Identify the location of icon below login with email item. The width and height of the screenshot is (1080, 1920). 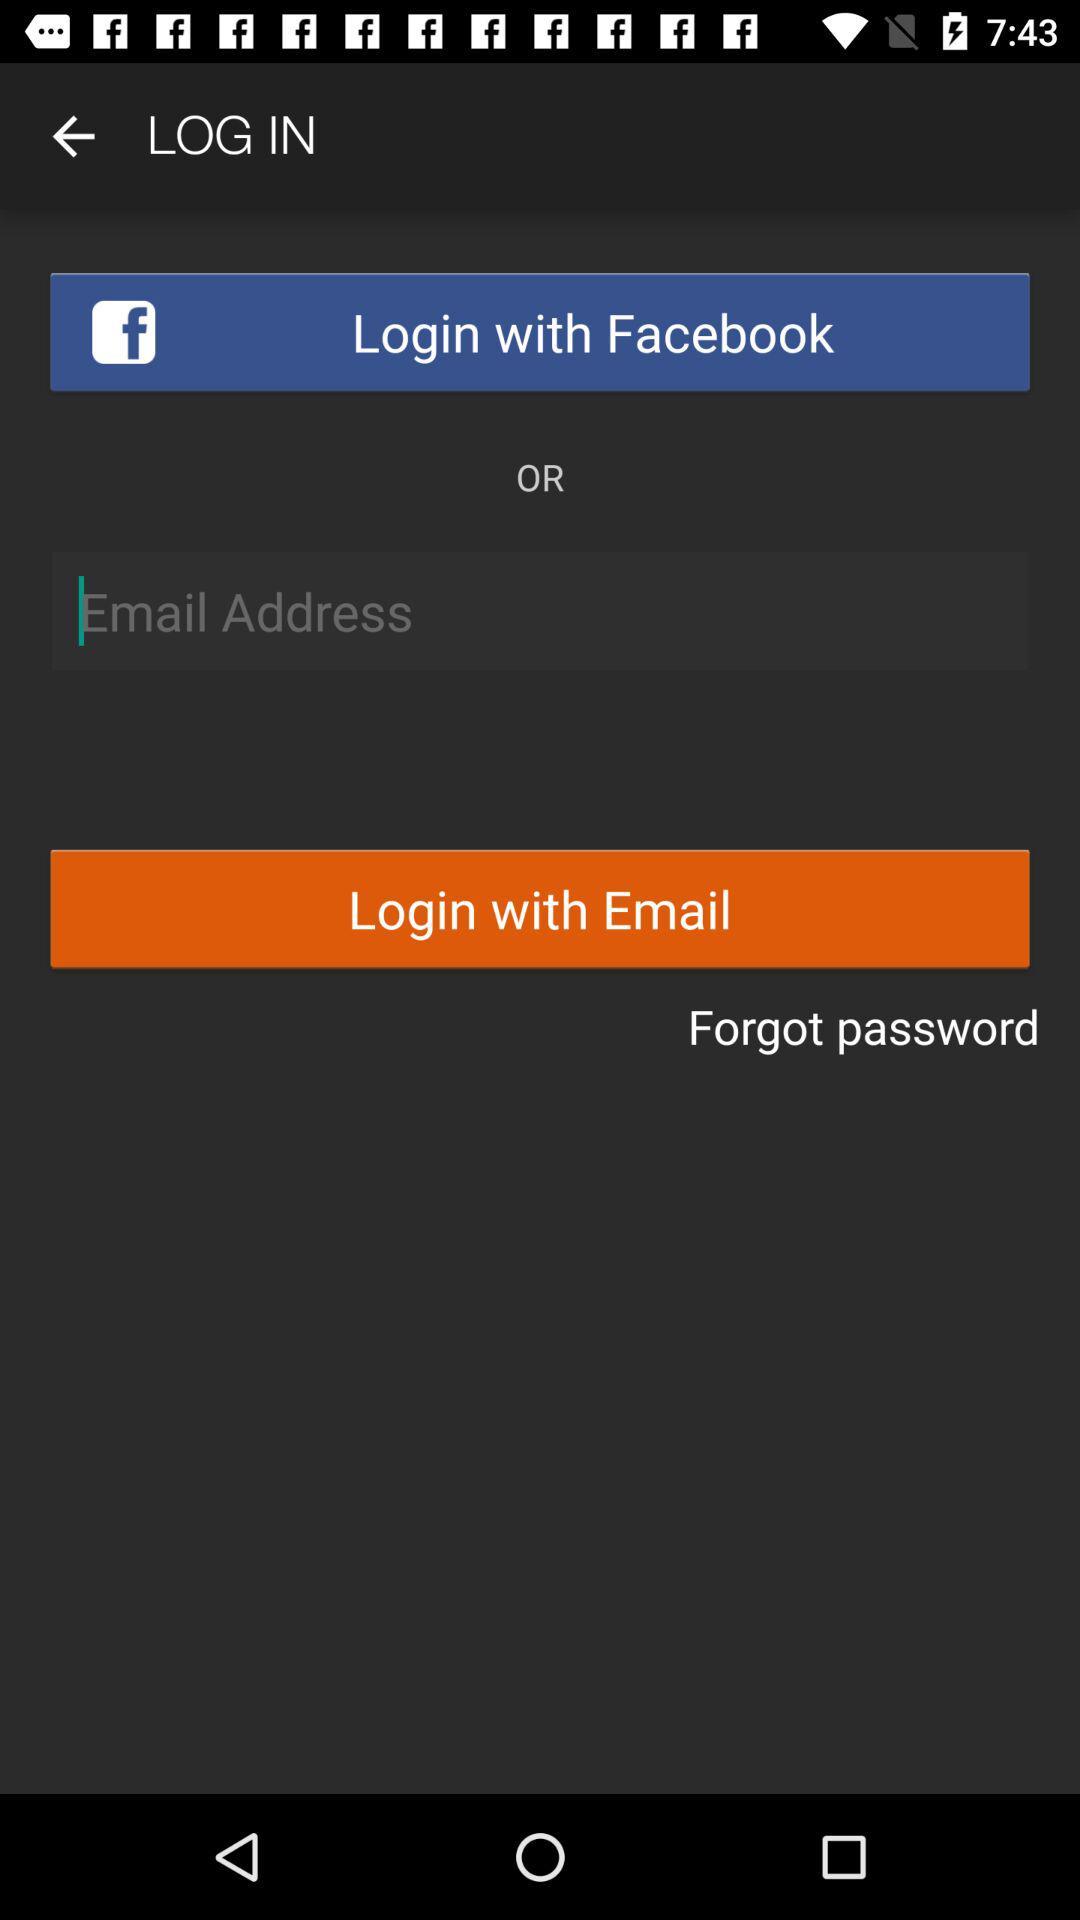
(863, 1026).